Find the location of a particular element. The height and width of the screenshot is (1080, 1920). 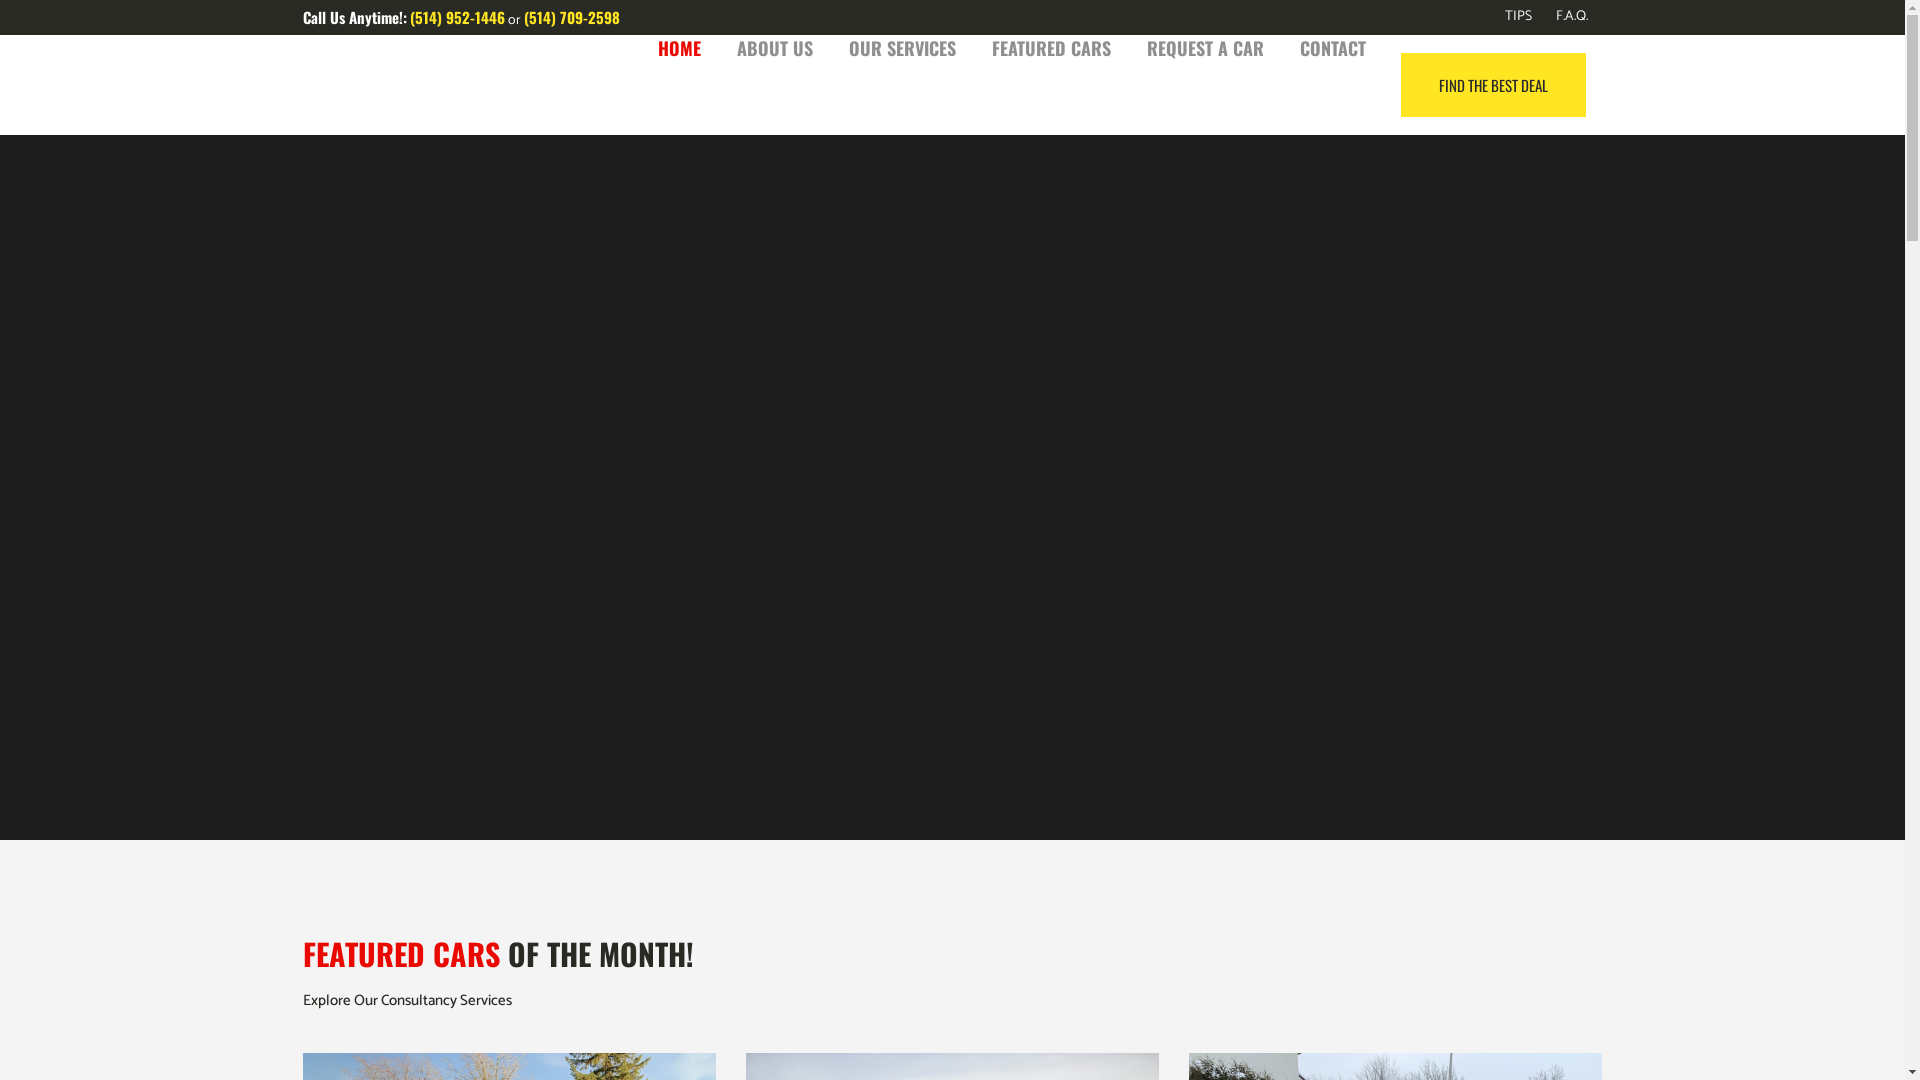

'CONTACT' is located at coordinates (1333, 46).